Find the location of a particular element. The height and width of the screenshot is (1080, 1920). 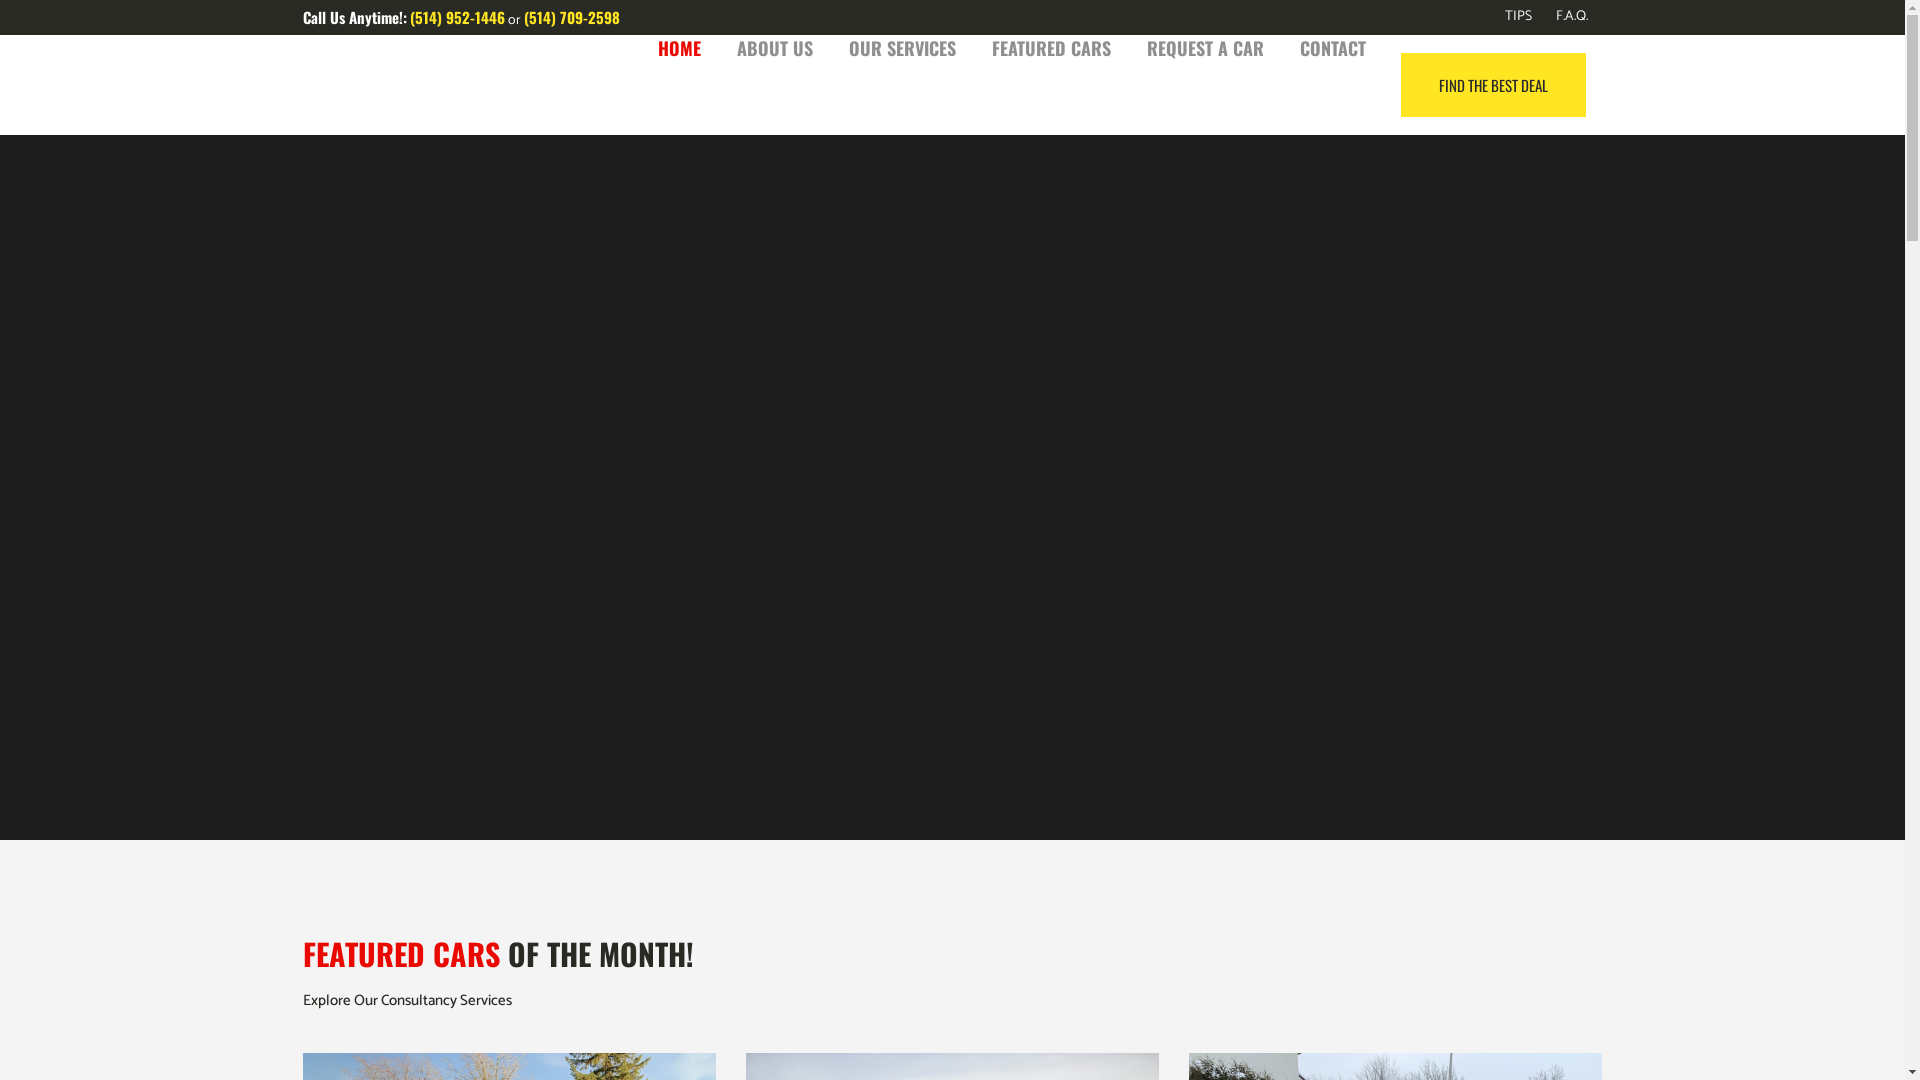

'CONTACT' is located at coordinates (1333, 46).